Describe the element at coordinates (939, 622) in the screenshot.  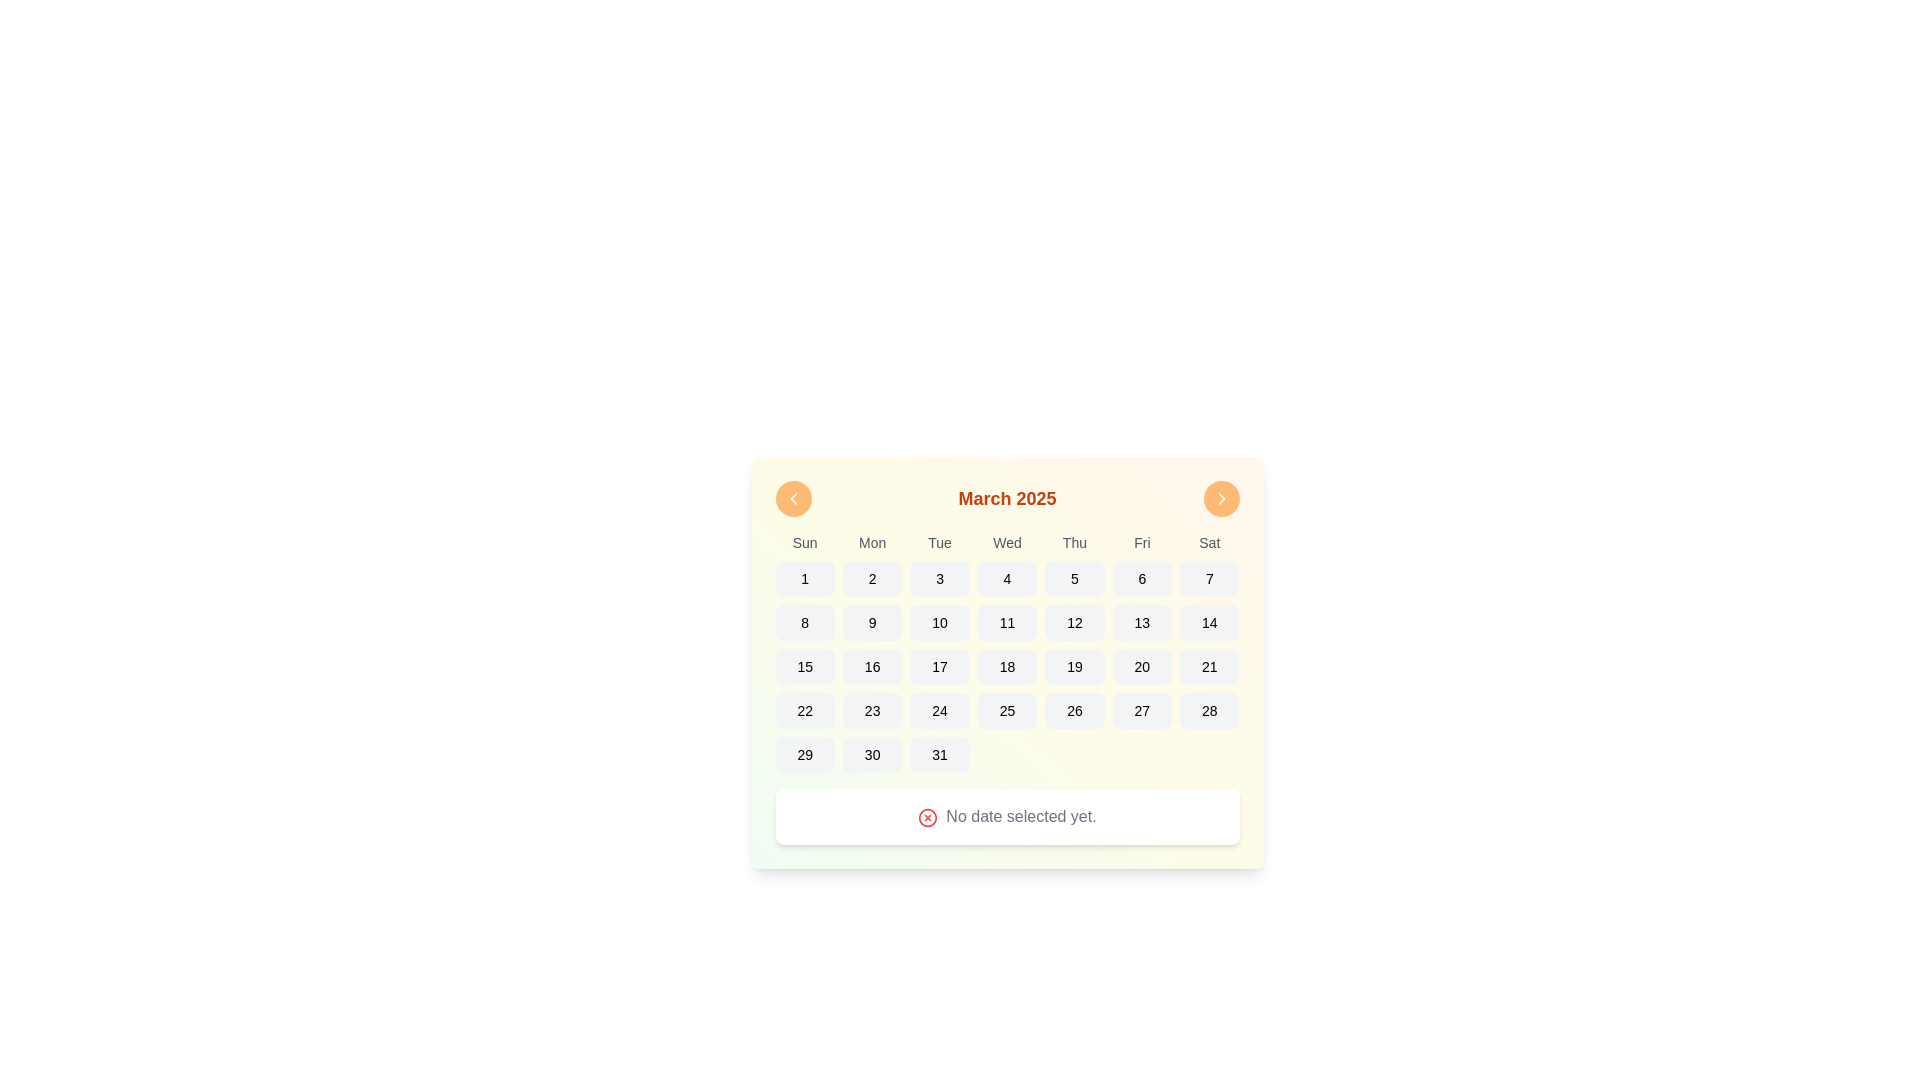
I see `the date button '10' in the calendar interface` at that location.